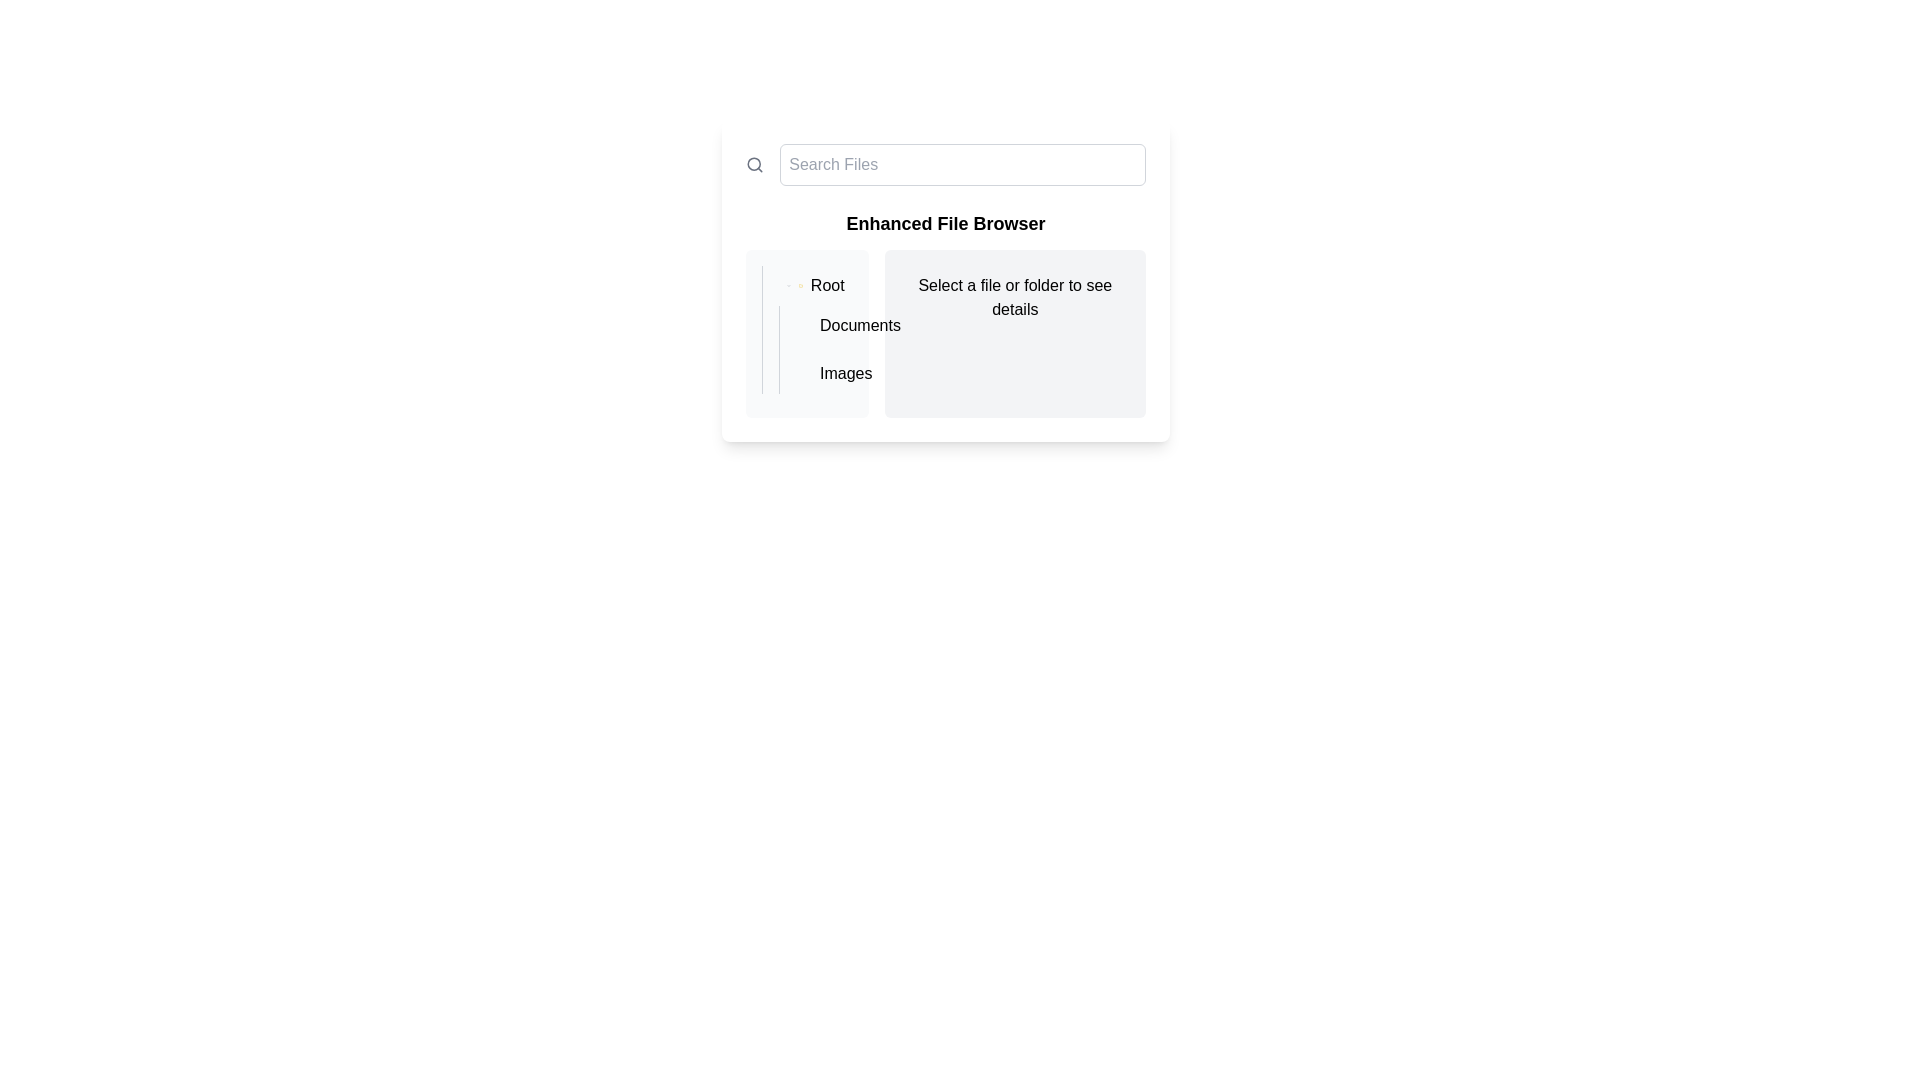 This screenshot has height=1080, width=1920. What do you see at coordinates (827, 285) in the screenshot?
I see `the root folder label` at bounding box center [827, 285].